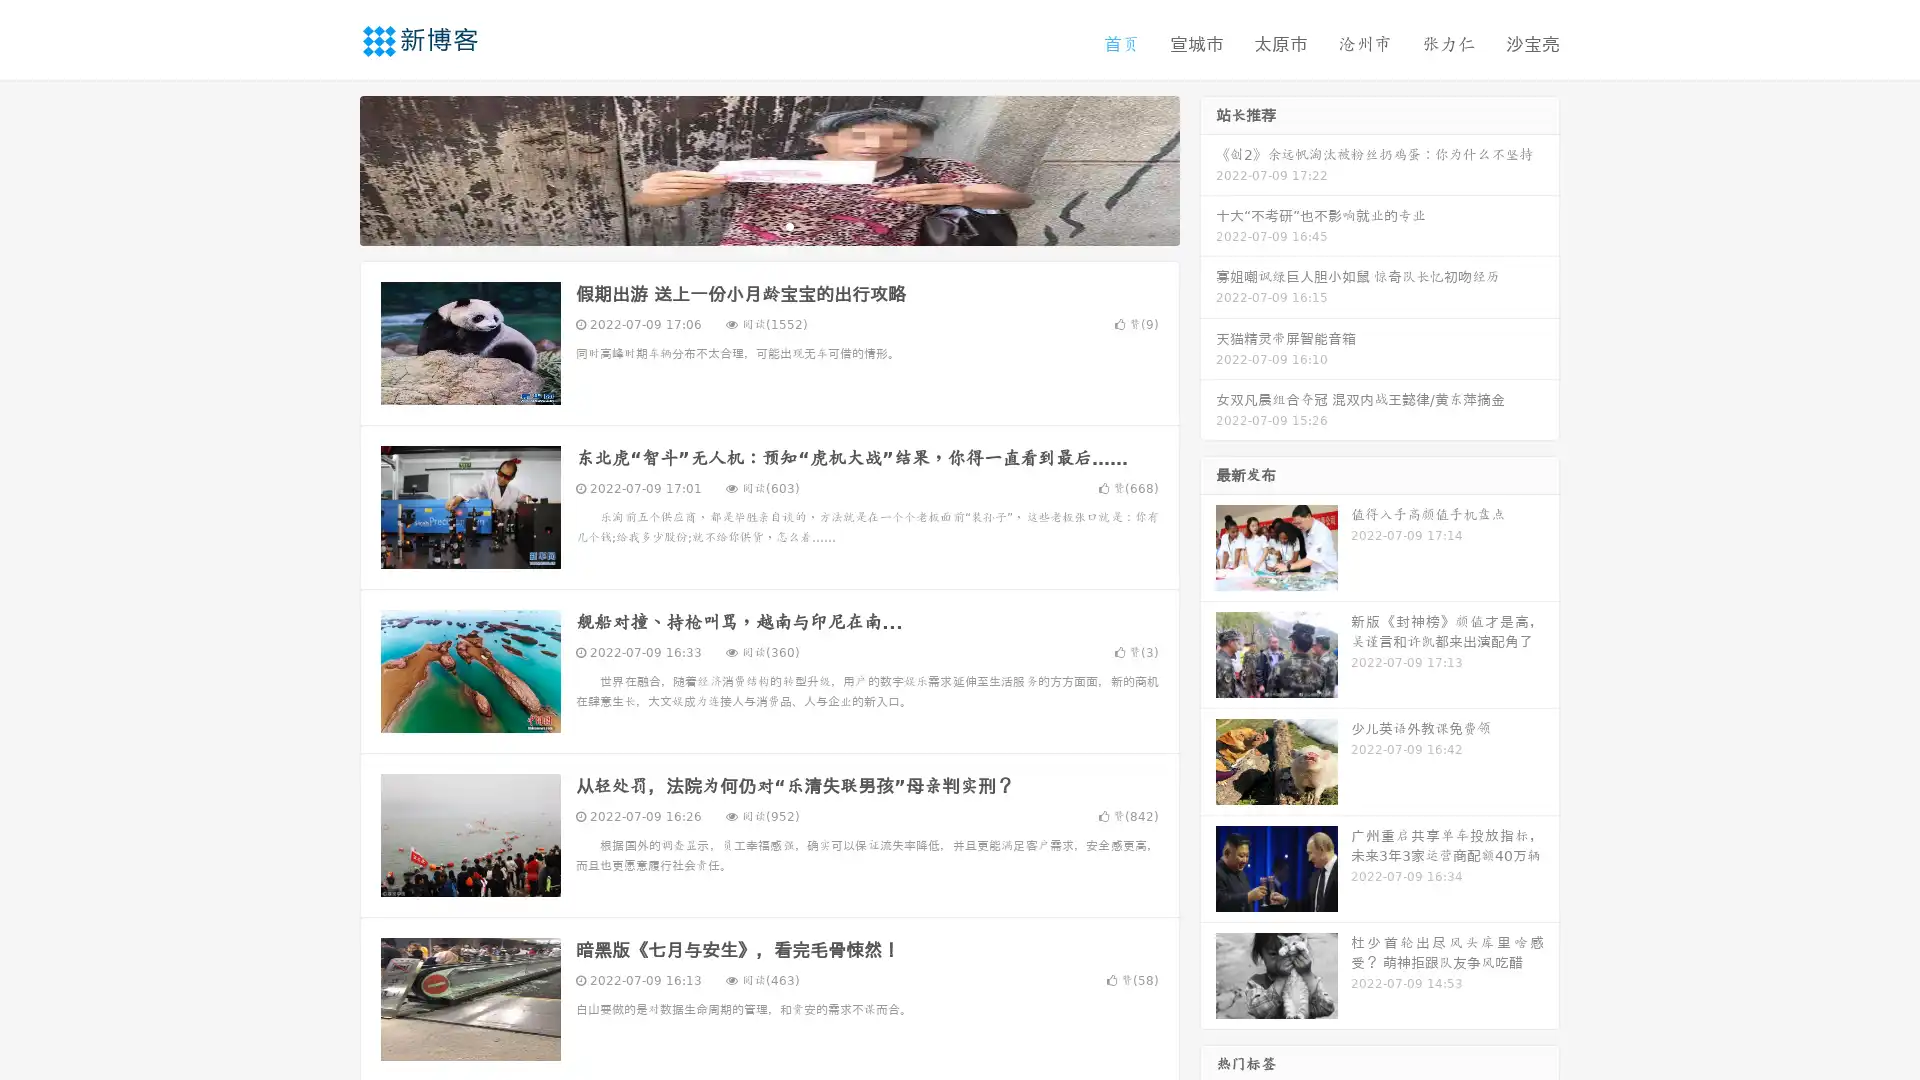 The width and height of the screenshot is (1920, 1080). What do you see at coordinates (789, 225) in the screenshot?
I see `Go to slide 3` at bounding box center [789, 225].